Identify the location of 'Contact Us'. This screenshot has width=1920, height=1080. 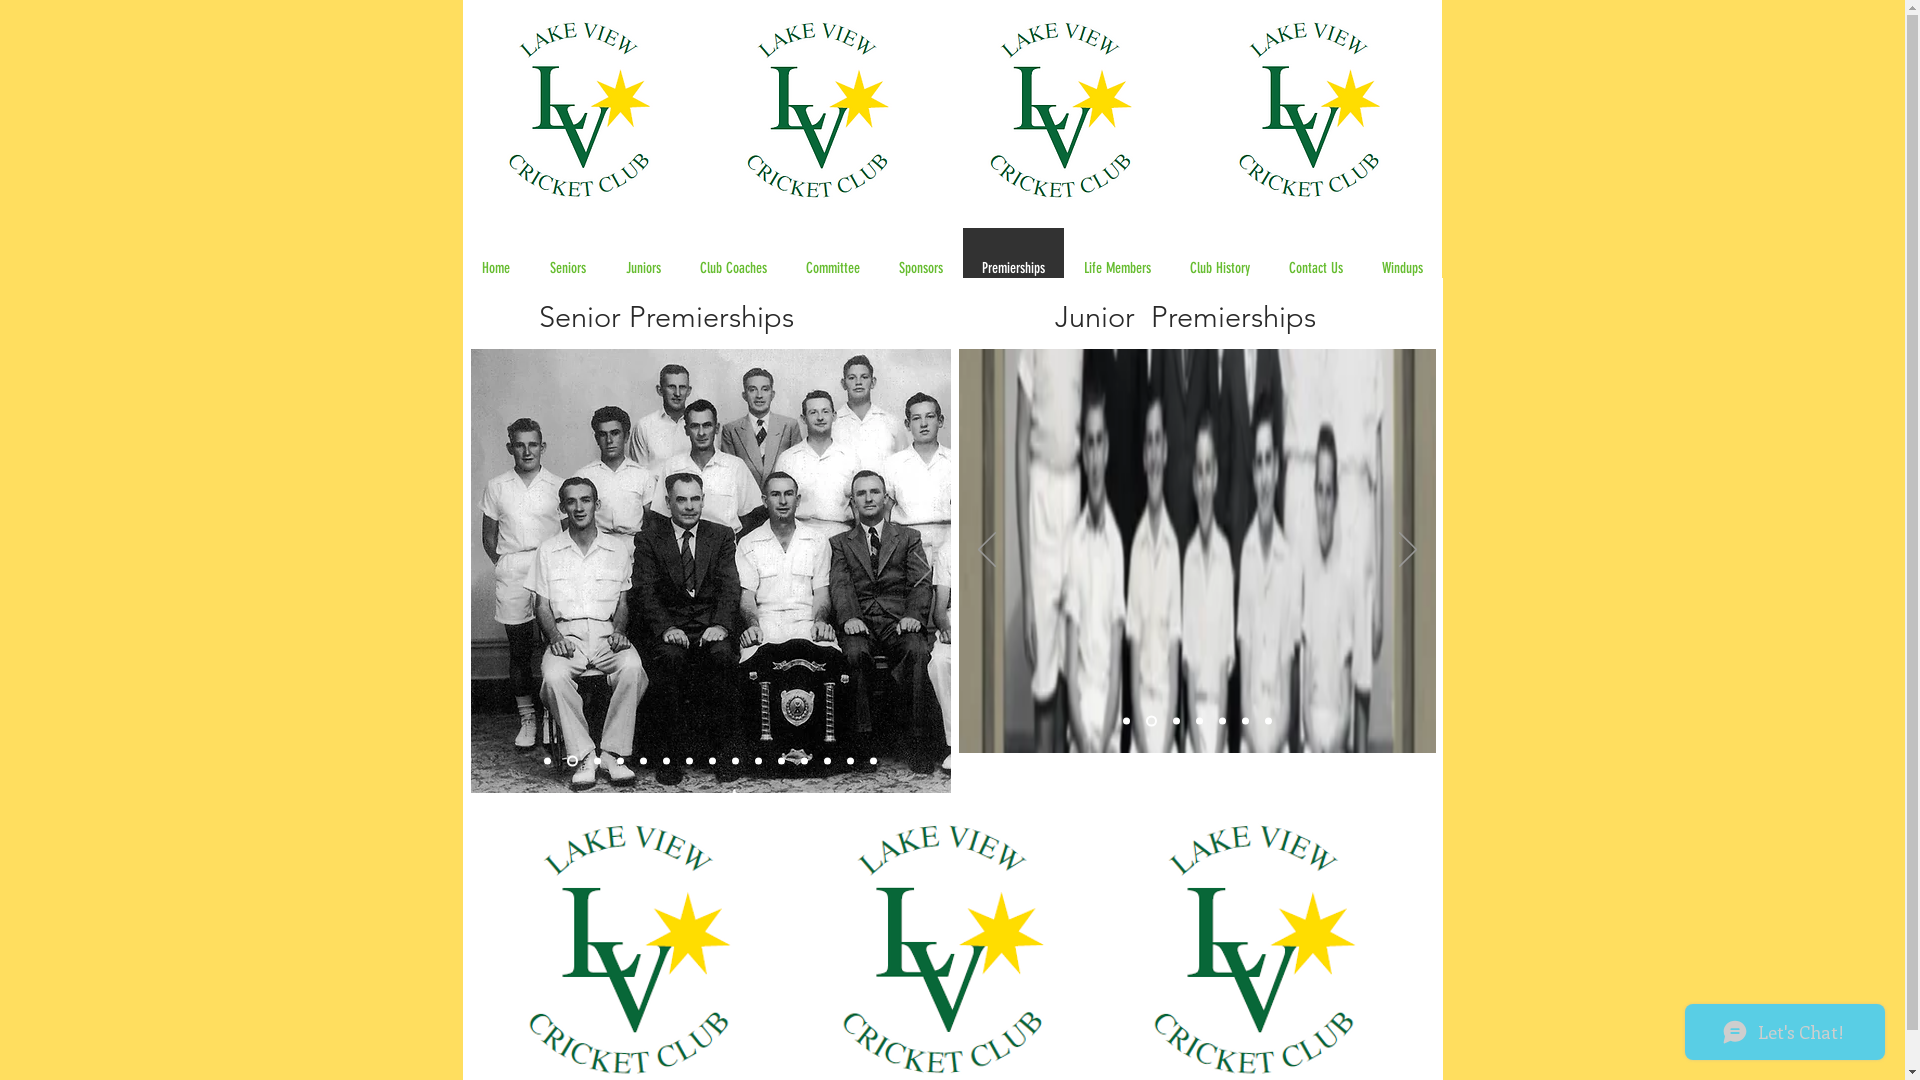
(1314, 267).